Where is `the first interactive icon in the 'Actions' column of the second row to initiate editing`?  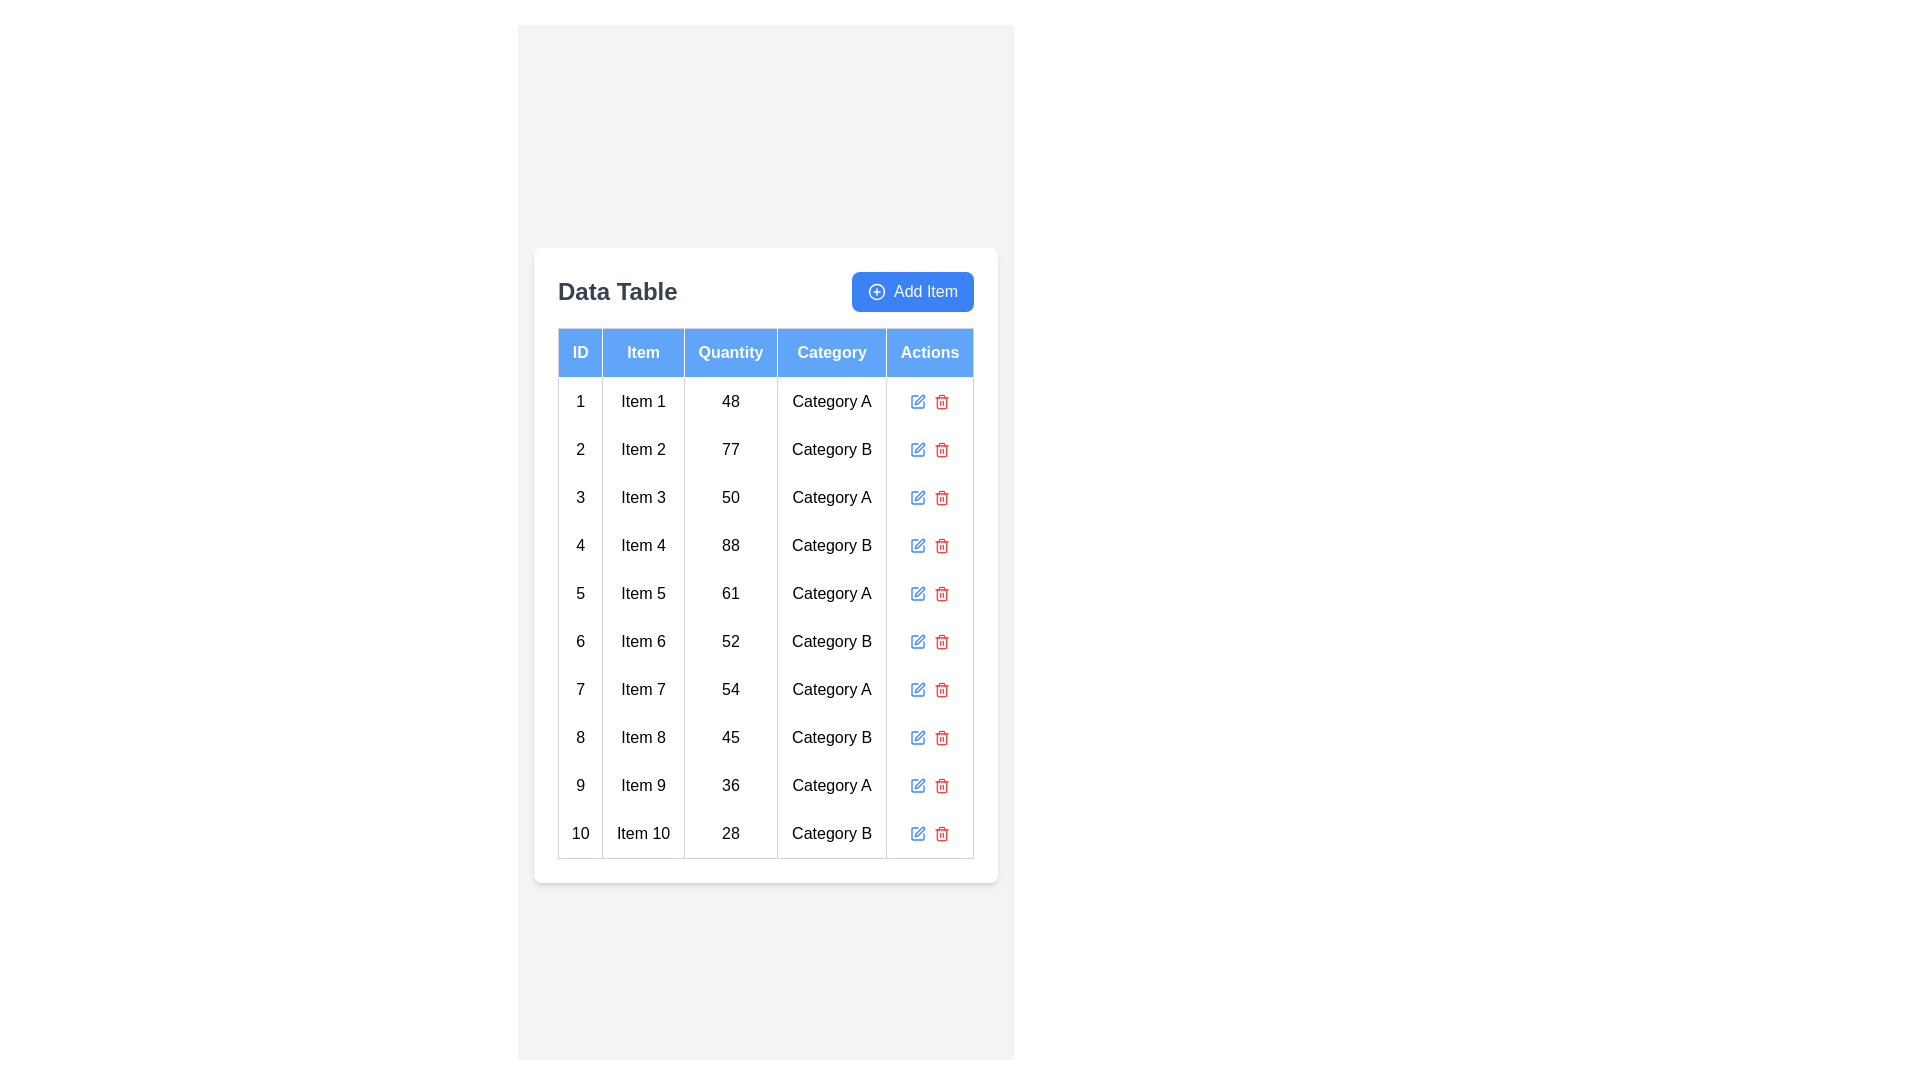 the first interactive icon in the 'Actions' column of the second row to initiate editing is located at coordinates (917, 448).